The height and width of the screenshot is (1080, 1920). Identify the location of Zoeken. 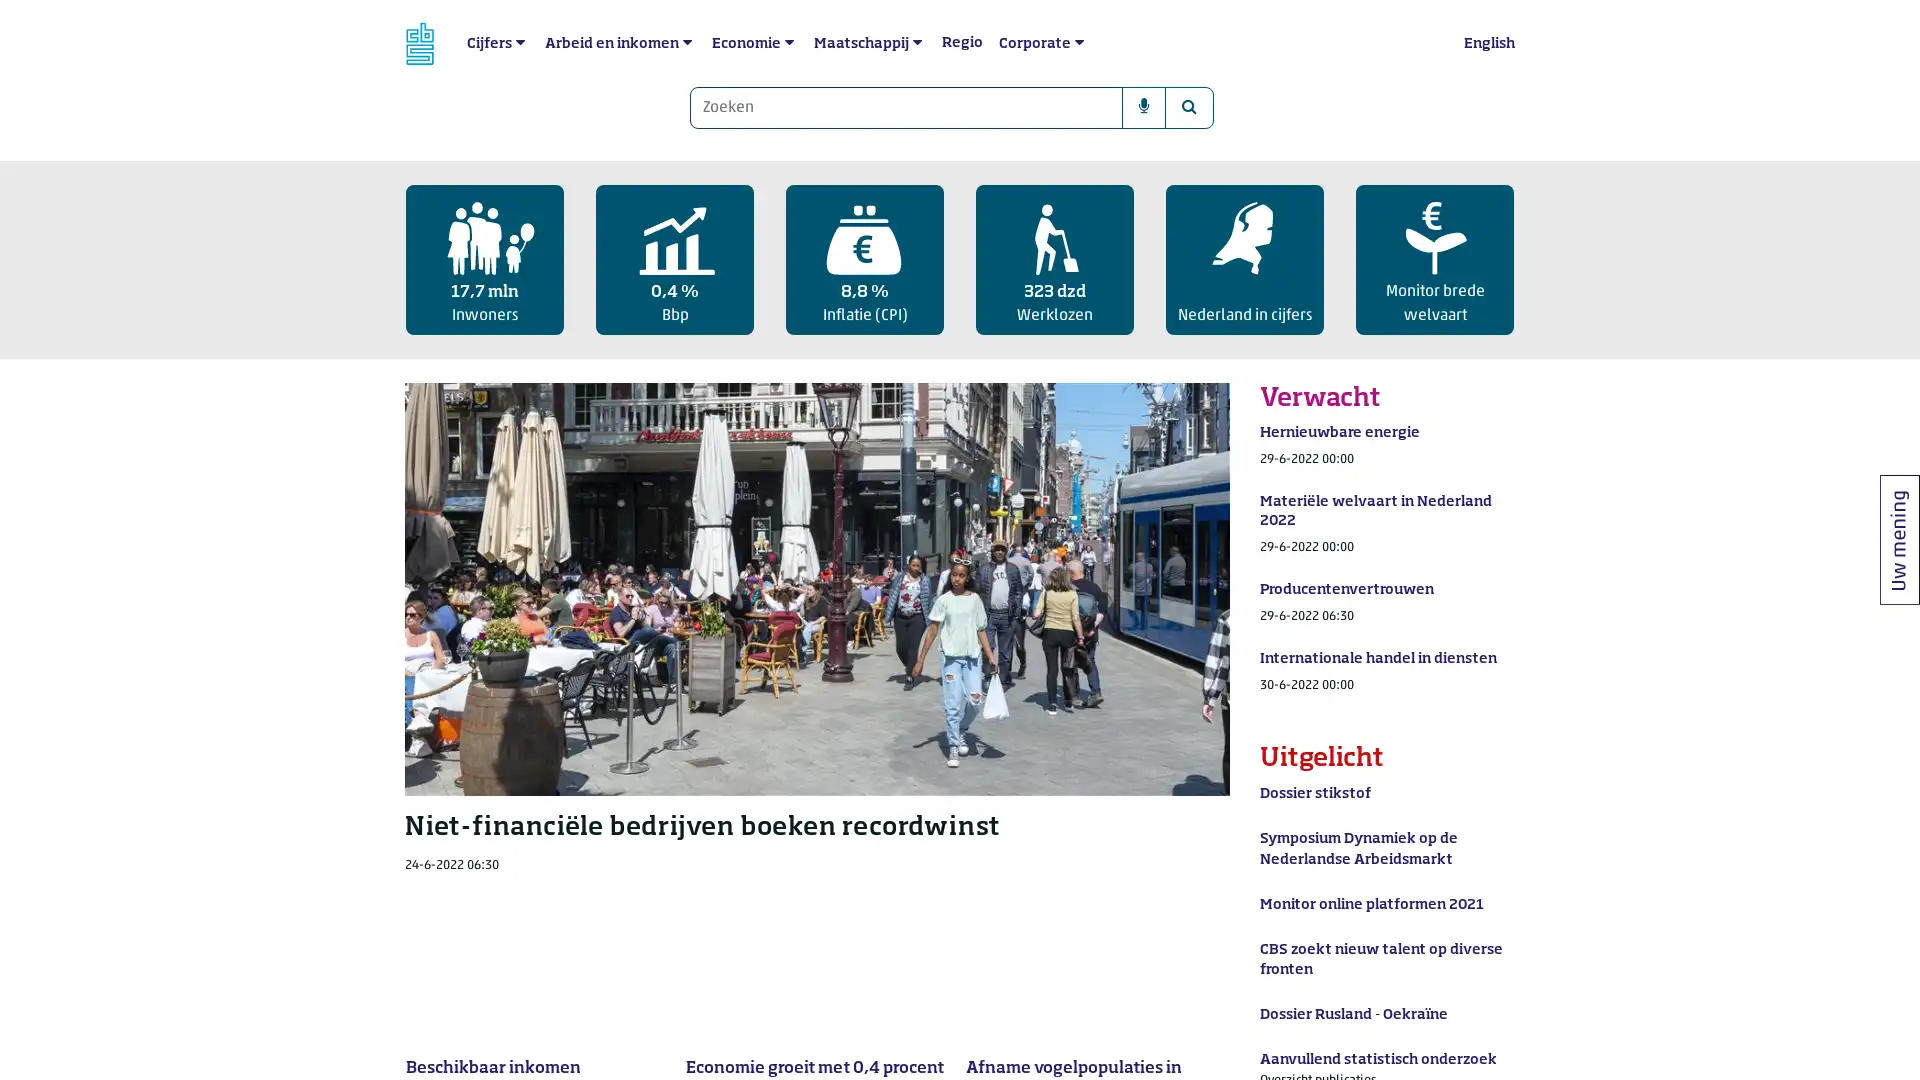
(1189, 108).